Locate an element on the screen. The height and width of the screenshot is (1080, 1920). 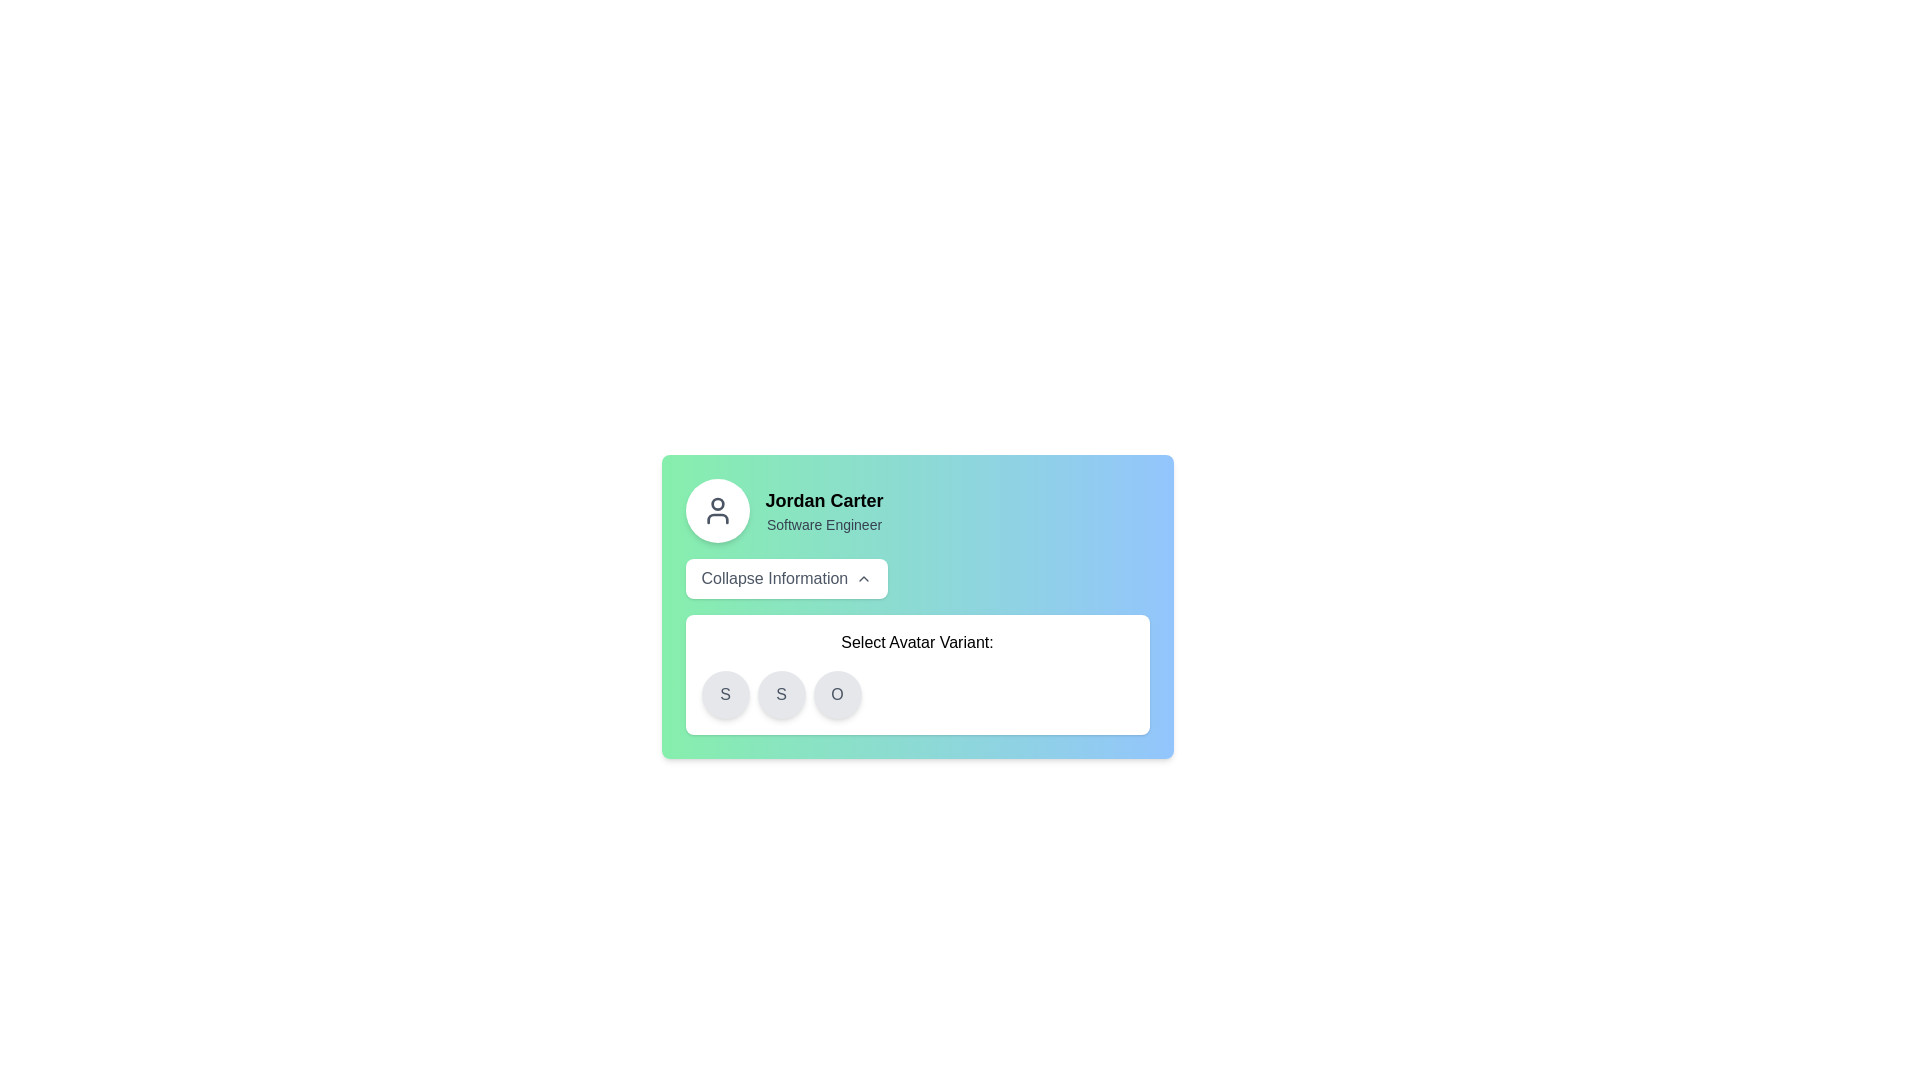
the circular white button featuring a user silhouette icon, located at the upper-left corner of the card with 'Jordan Carter' and 'Software Engineer' is located at coordinates (717, 509).